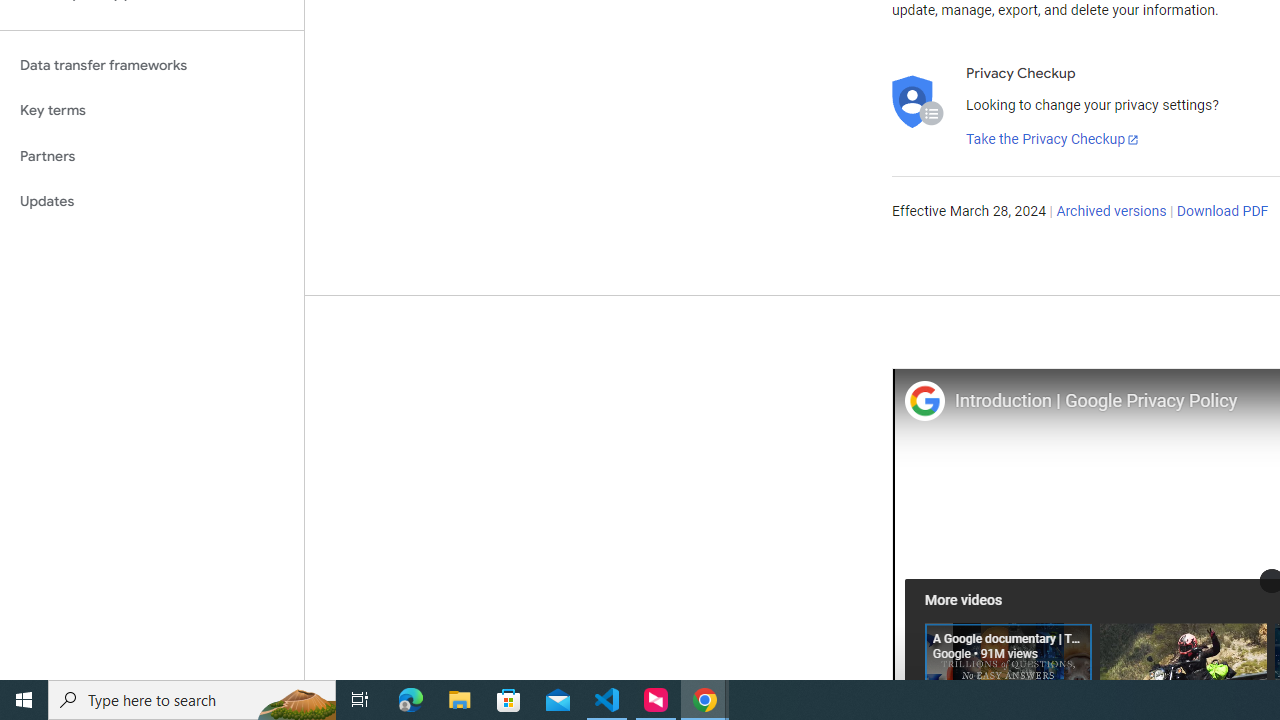  I want to click on 'Data transfer frameworks', so click(151, 64).